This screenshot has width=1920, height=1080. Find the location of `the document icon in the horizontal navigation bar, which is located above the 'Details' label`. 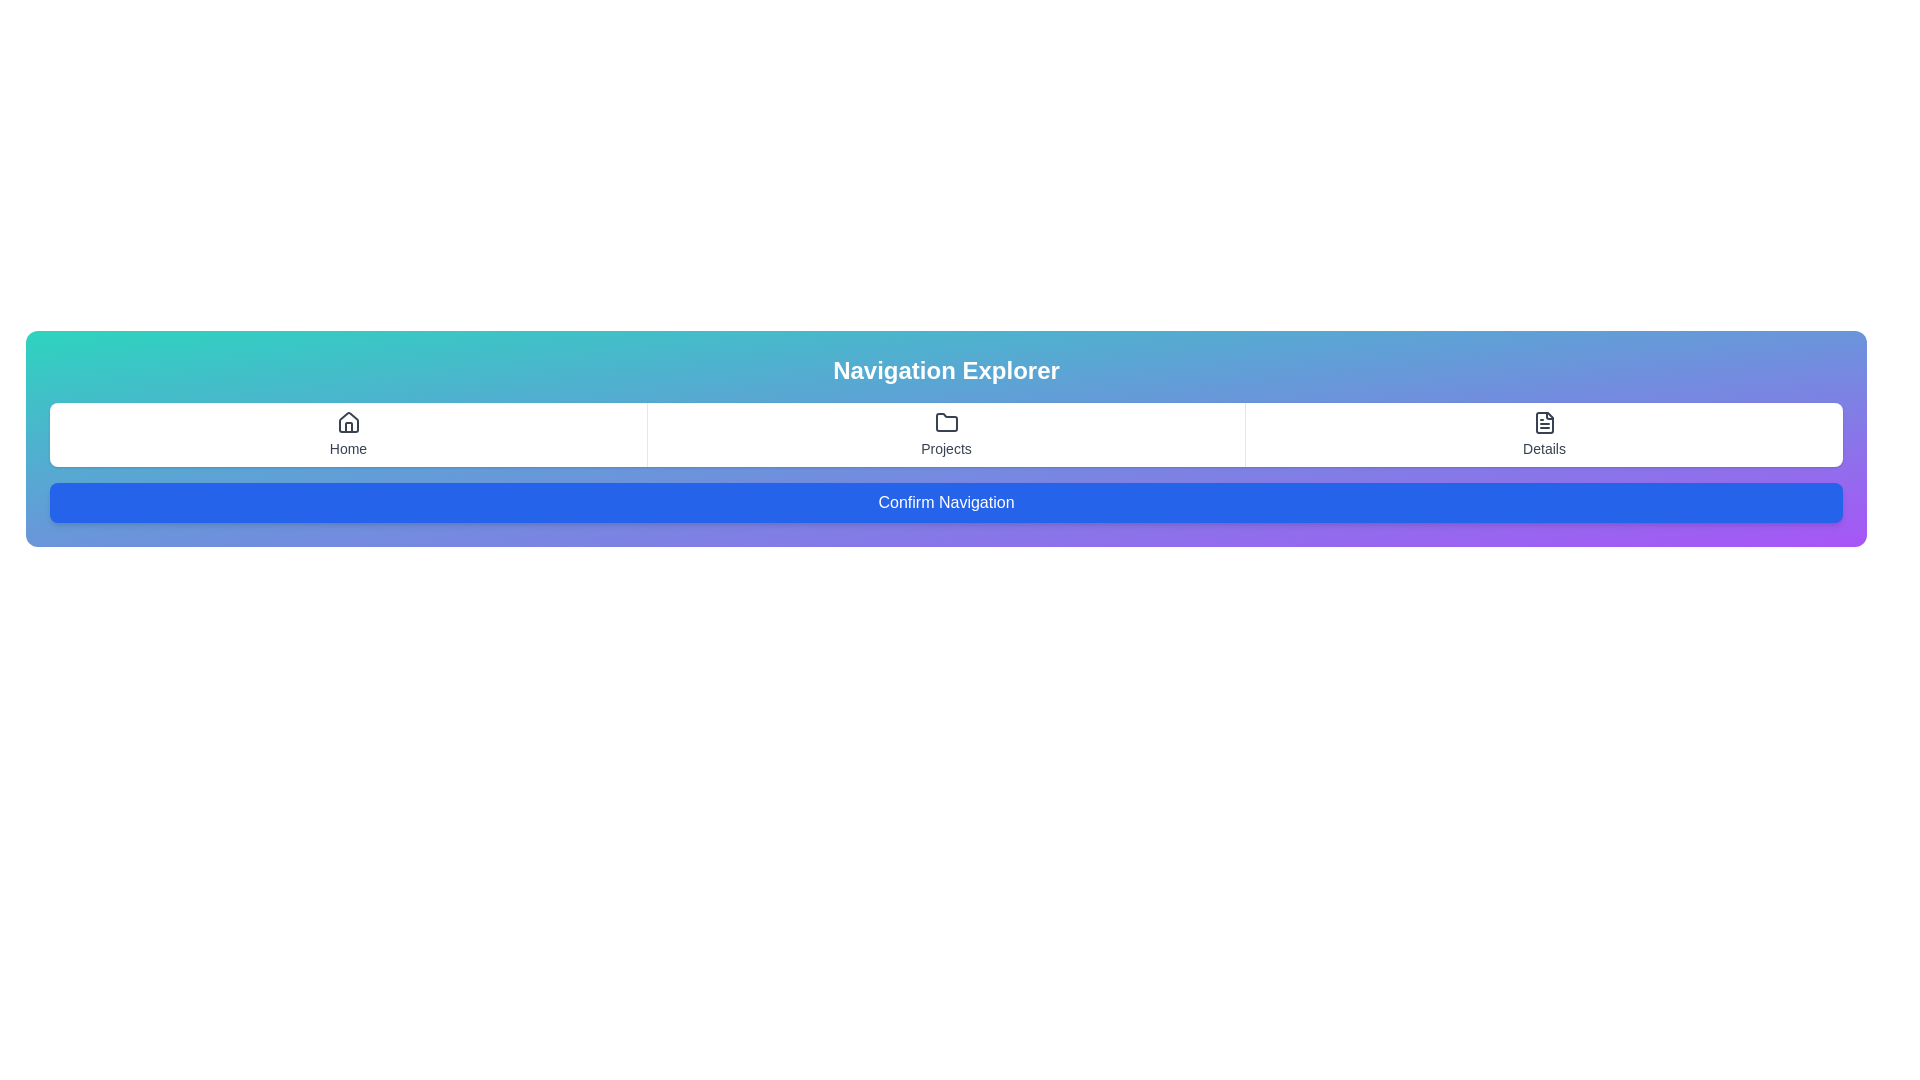

the document icon in the horizontal navigation bar, which is located above the 'Details' label is located at coordinates (1543, 422).